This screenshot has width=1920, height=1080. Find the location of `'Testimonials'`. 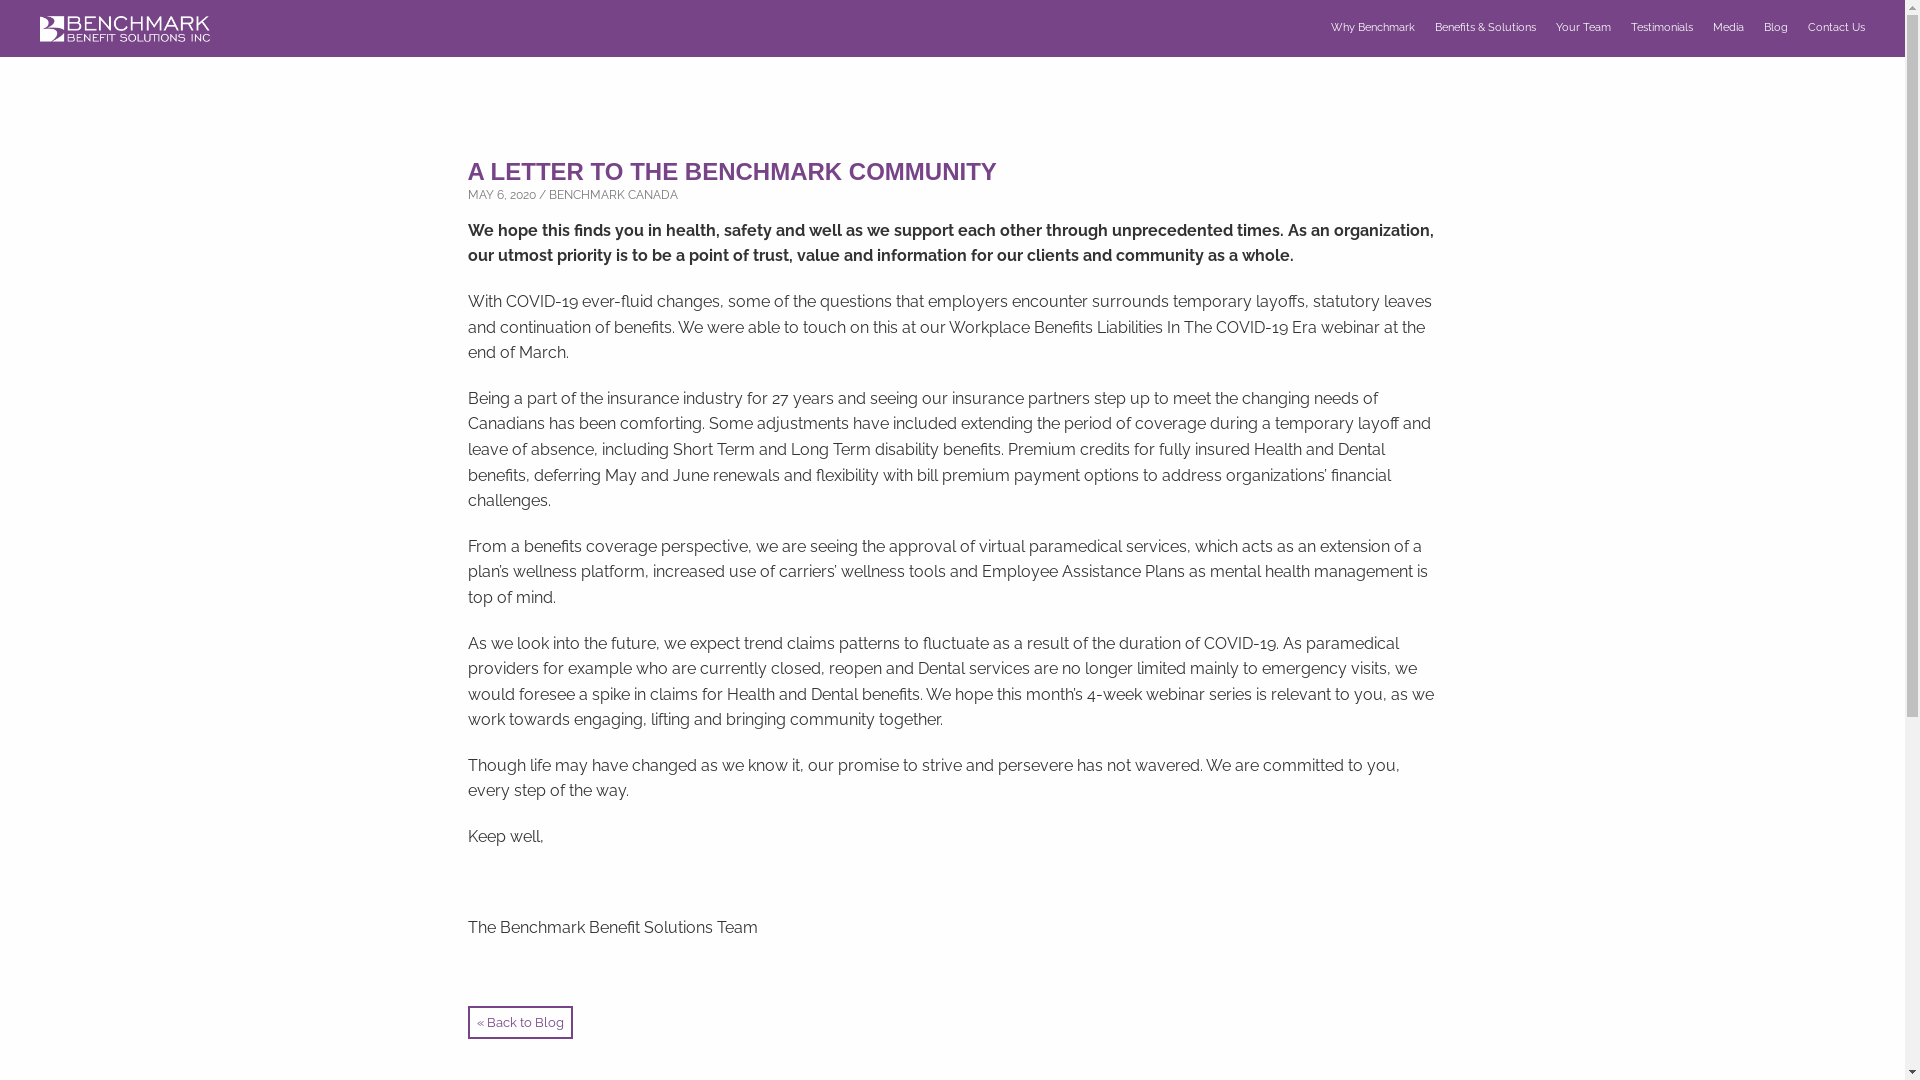

'Testimonials' is located at coordinates (1661, 27).